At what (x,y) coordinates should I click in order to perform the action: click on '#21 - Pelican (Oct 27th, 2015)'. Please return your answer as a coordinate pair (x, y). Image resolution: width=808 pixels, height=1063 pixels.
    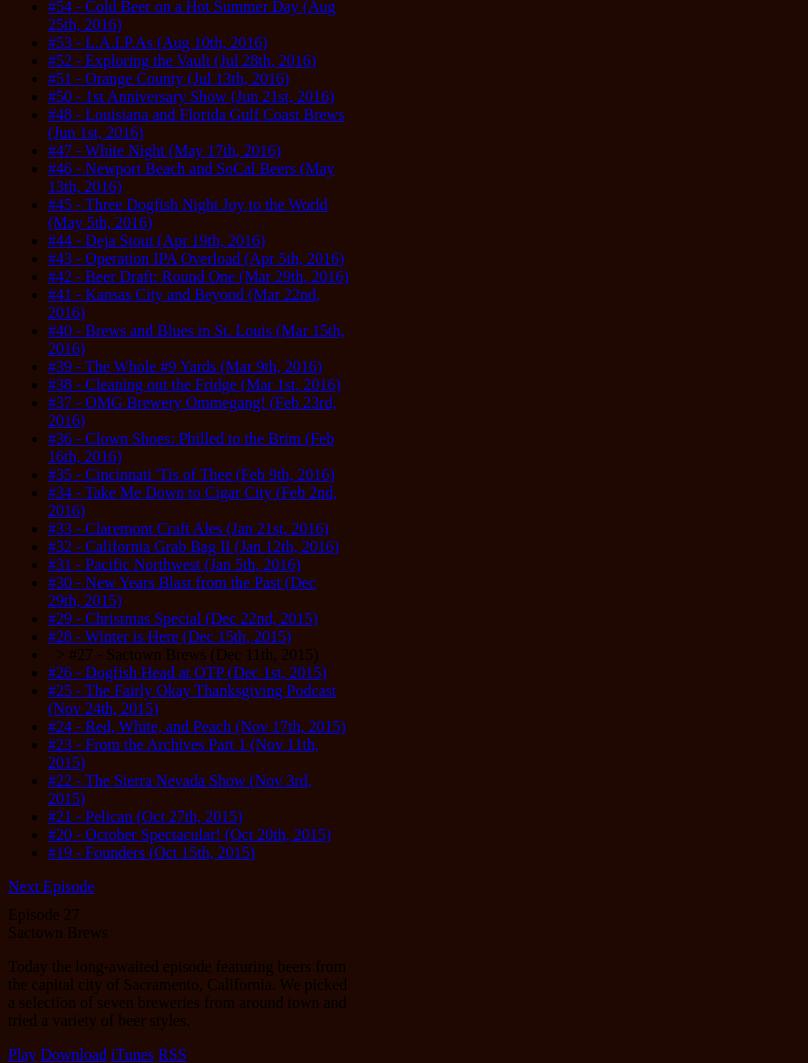
    Looking at the image, I should click on (47, 815).